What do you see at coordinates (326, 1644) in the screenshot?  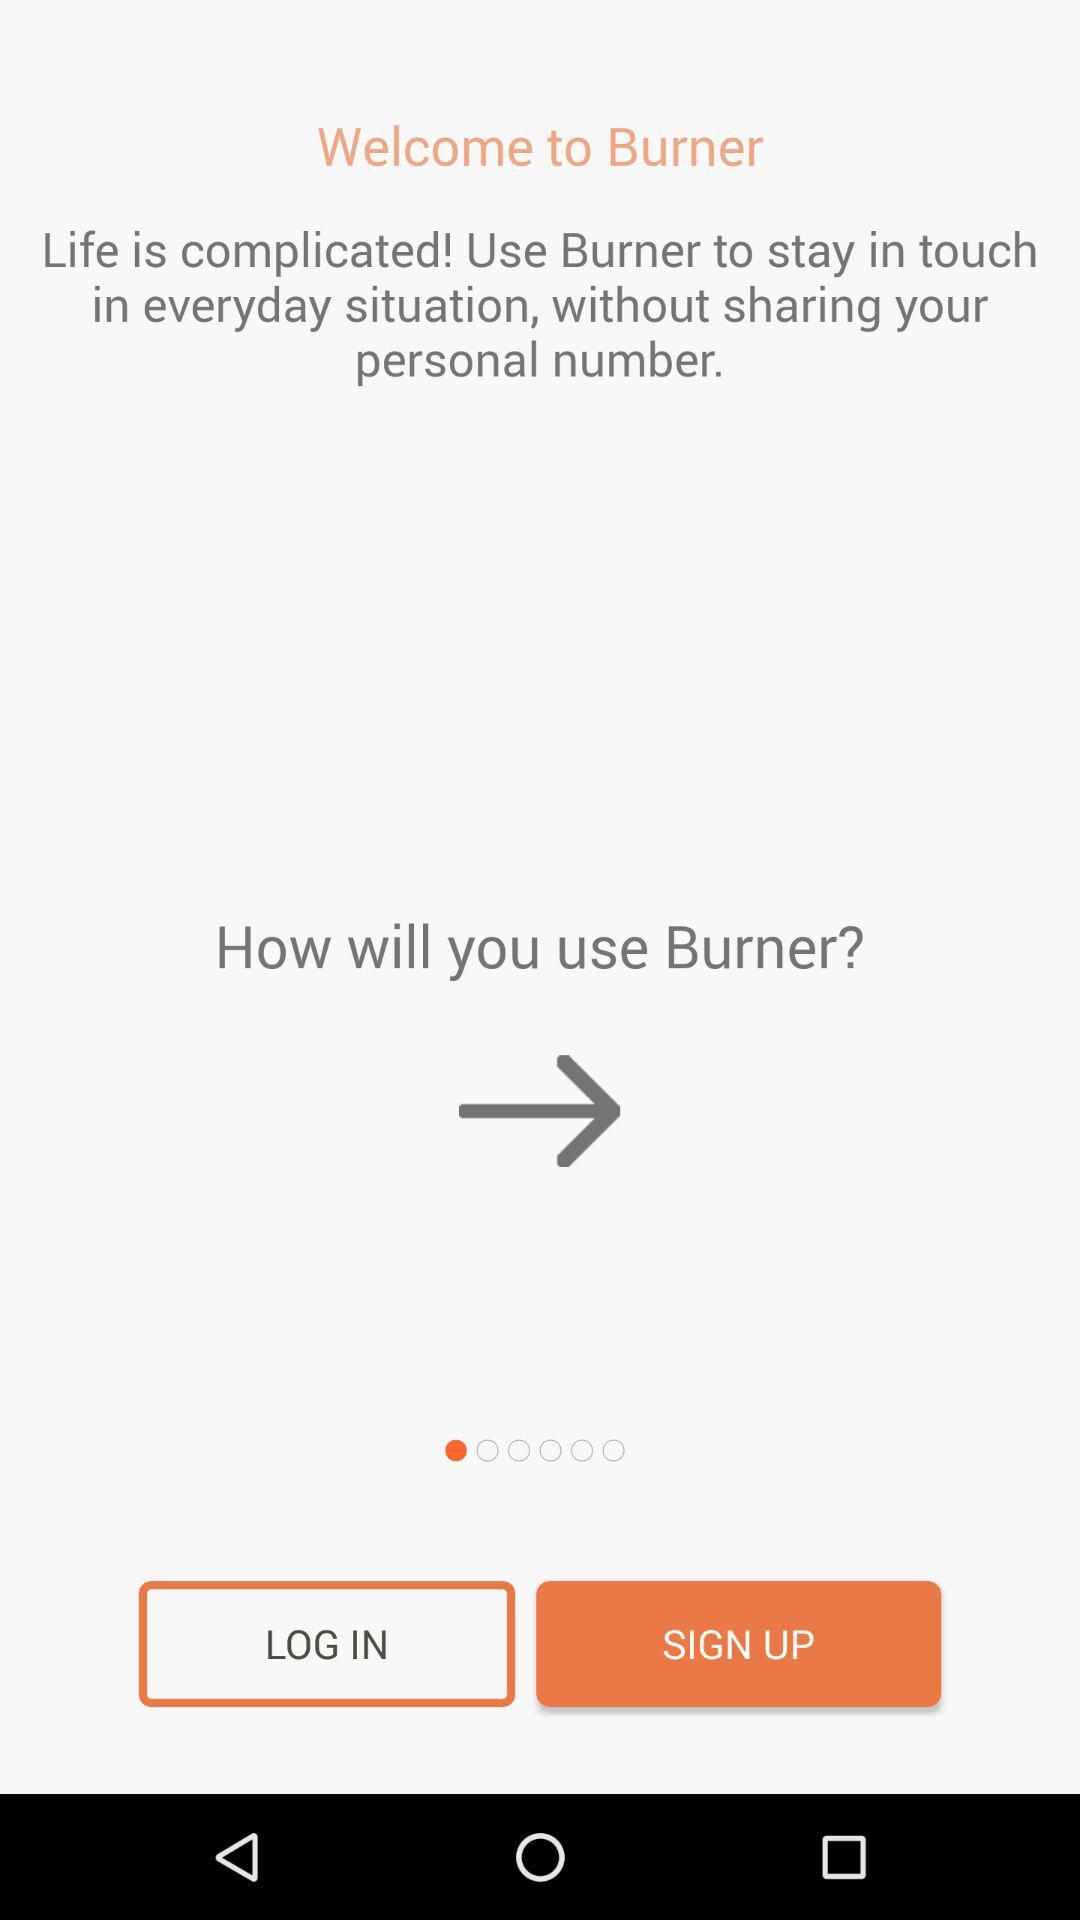 I see `item next to sign up item` at bounding box center [326, 1644].